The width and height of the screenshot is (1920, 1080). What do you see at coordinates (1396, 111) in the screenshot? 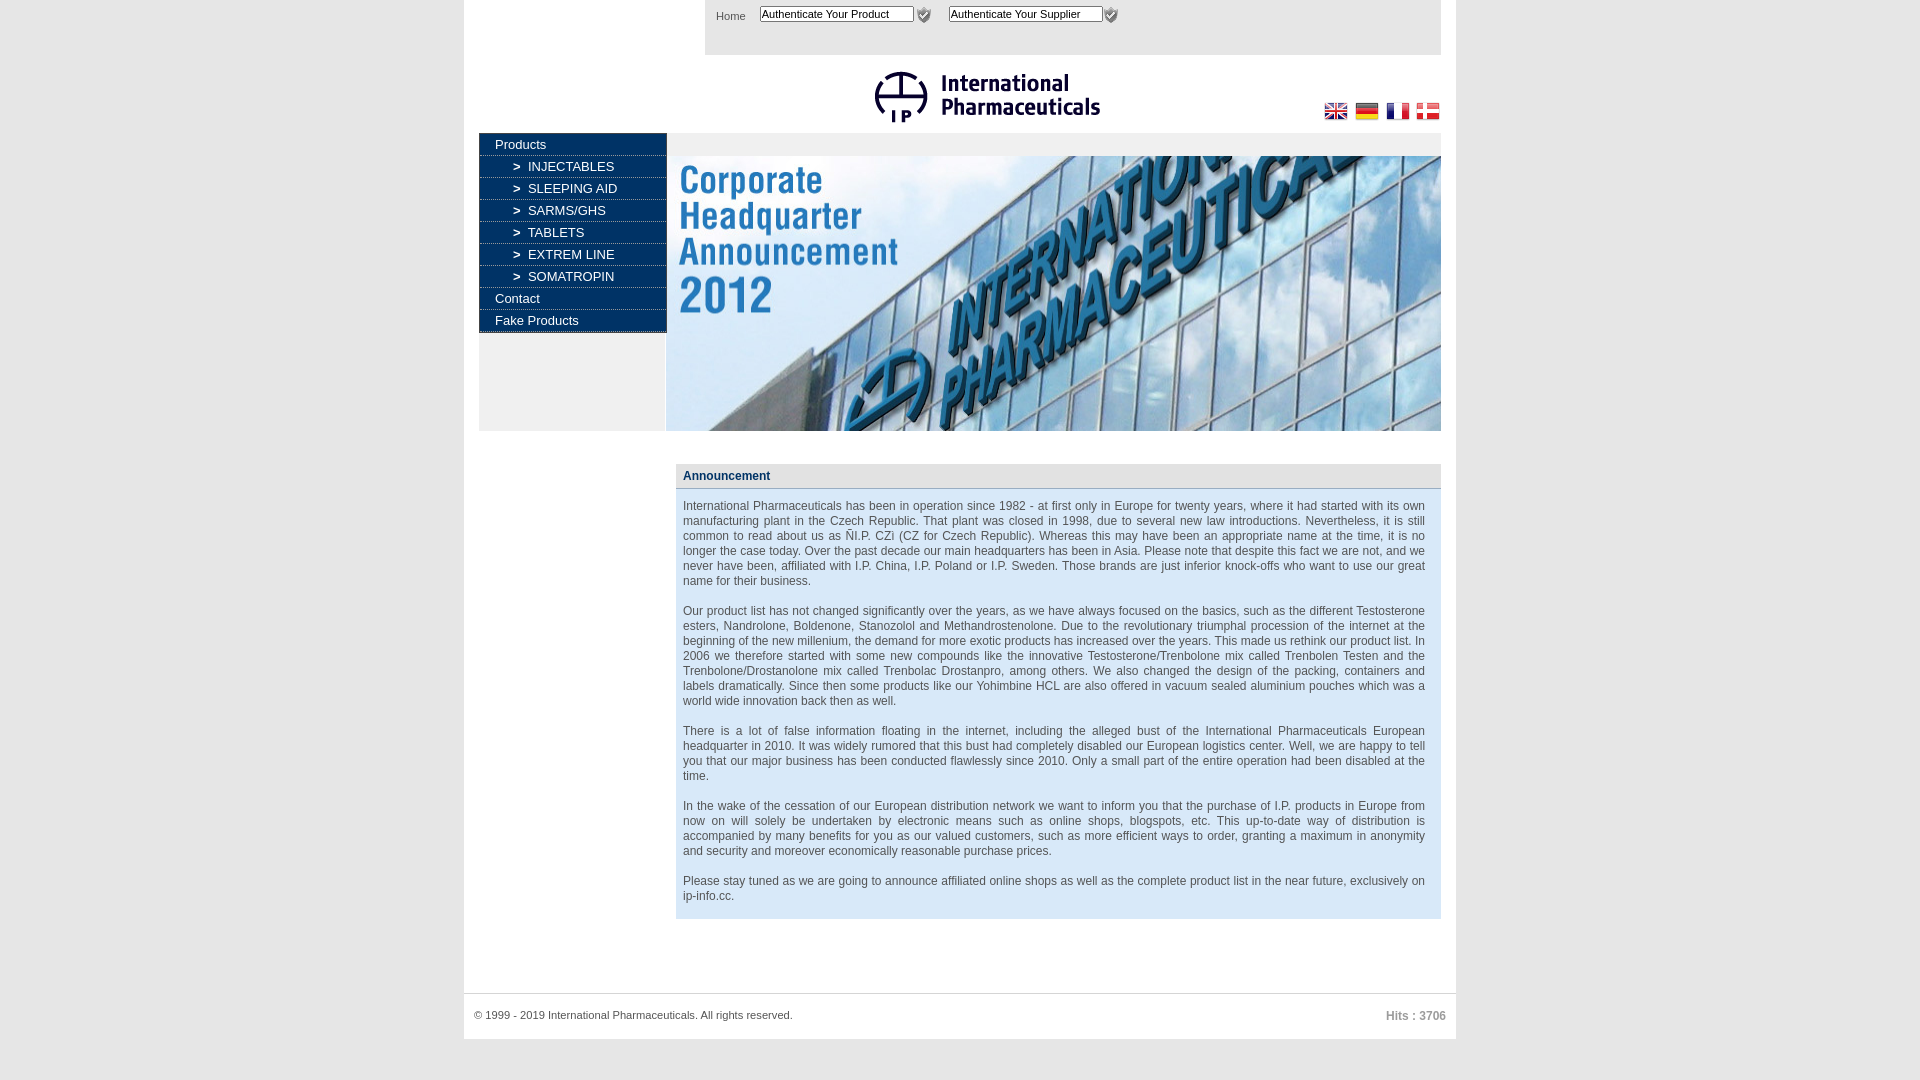
I see `'French'` at bounding box center [1396, 111].